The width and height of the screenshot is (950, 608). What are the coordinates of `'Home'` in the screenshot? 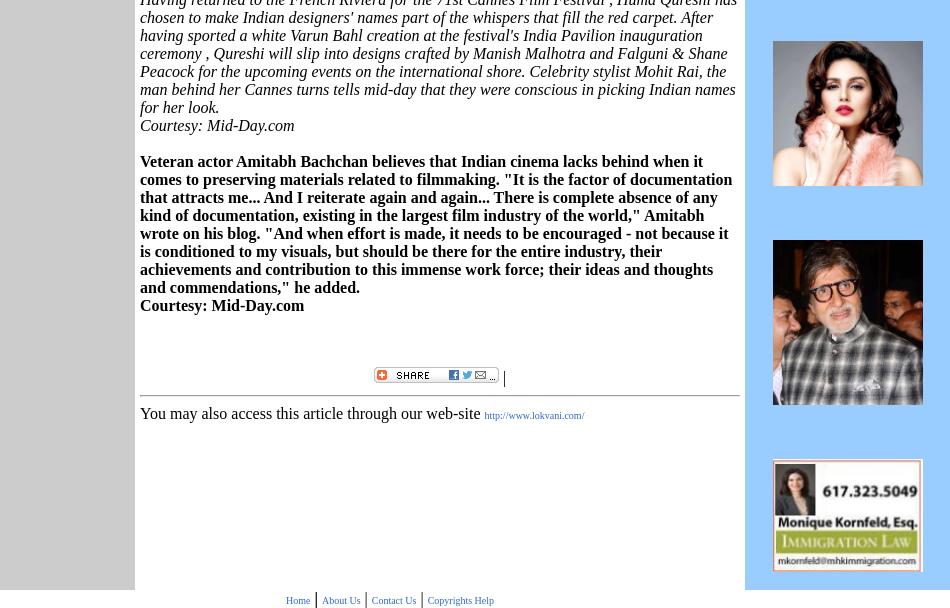 It's located at (284, 598).